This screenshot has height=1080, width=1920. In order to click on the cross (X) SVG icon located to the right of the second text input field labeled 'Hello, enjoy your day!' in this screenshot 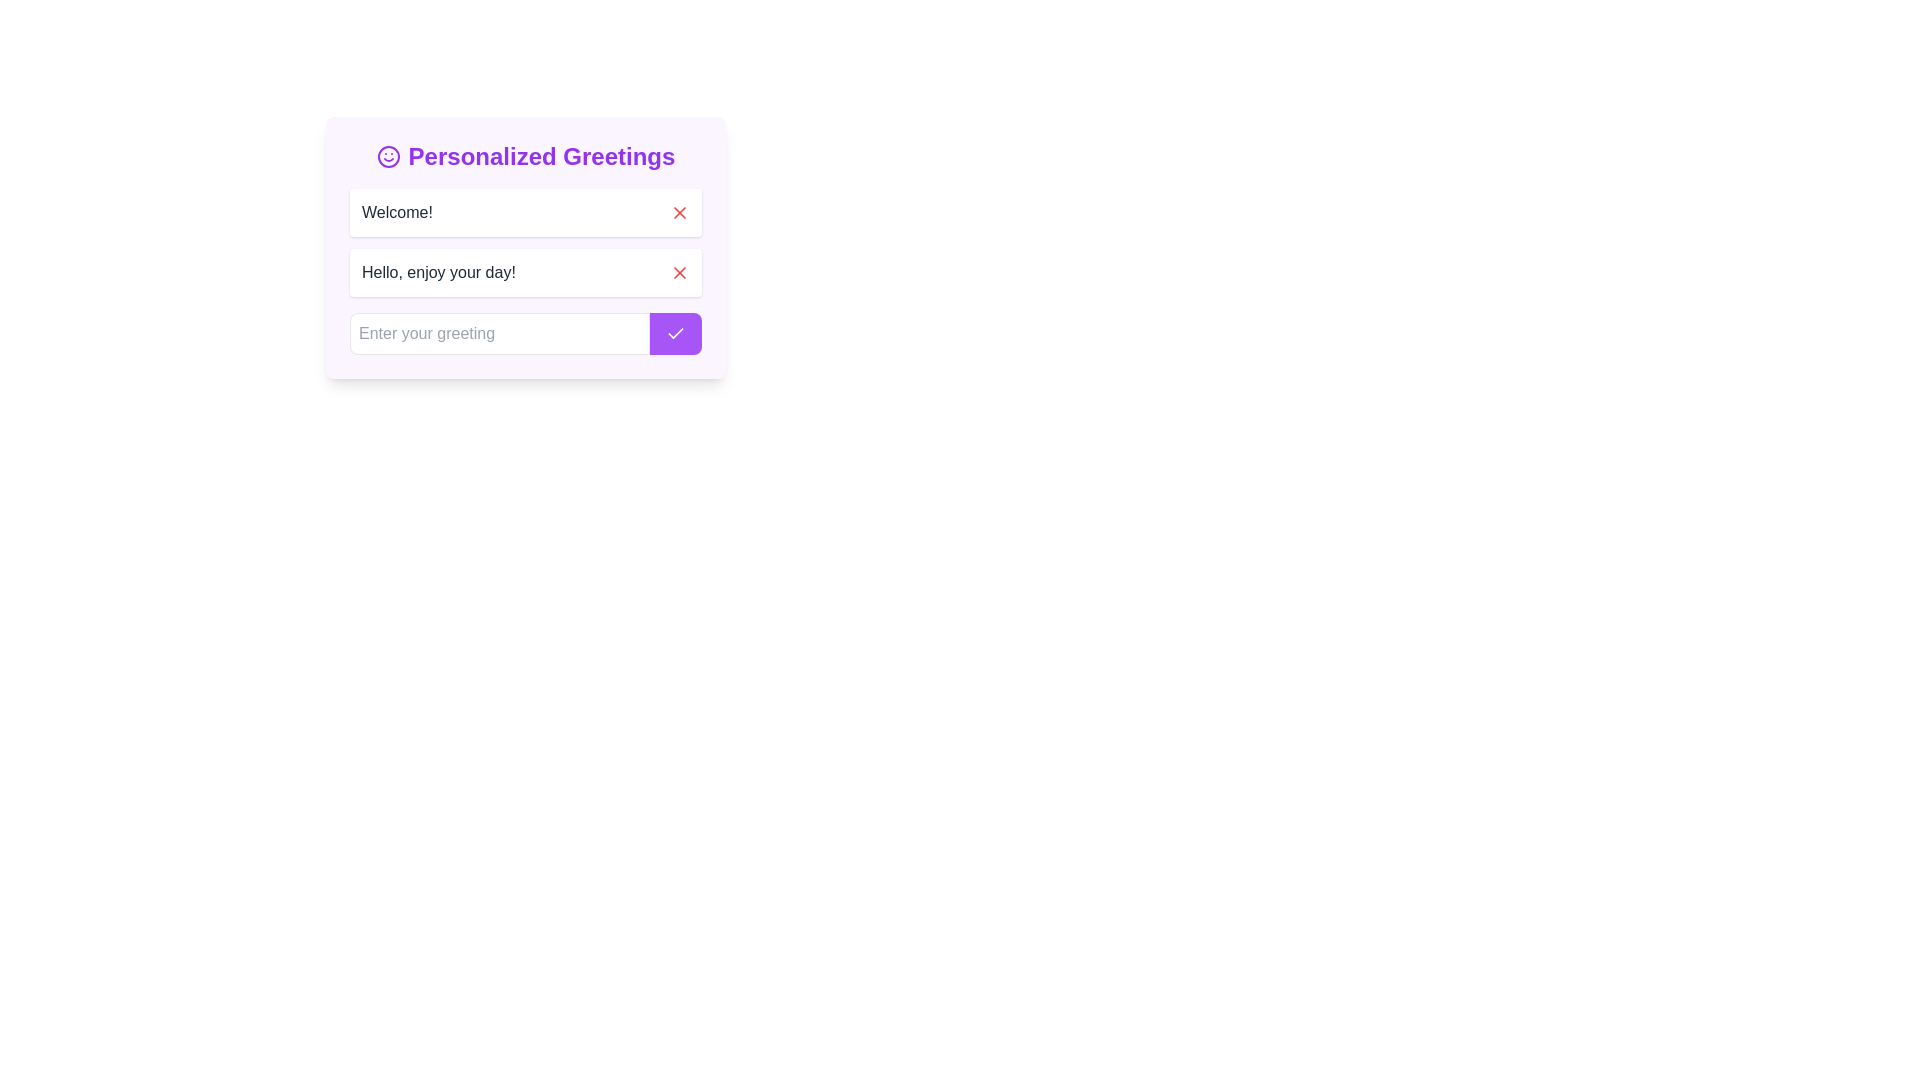, I will do `click(680, 212)`.